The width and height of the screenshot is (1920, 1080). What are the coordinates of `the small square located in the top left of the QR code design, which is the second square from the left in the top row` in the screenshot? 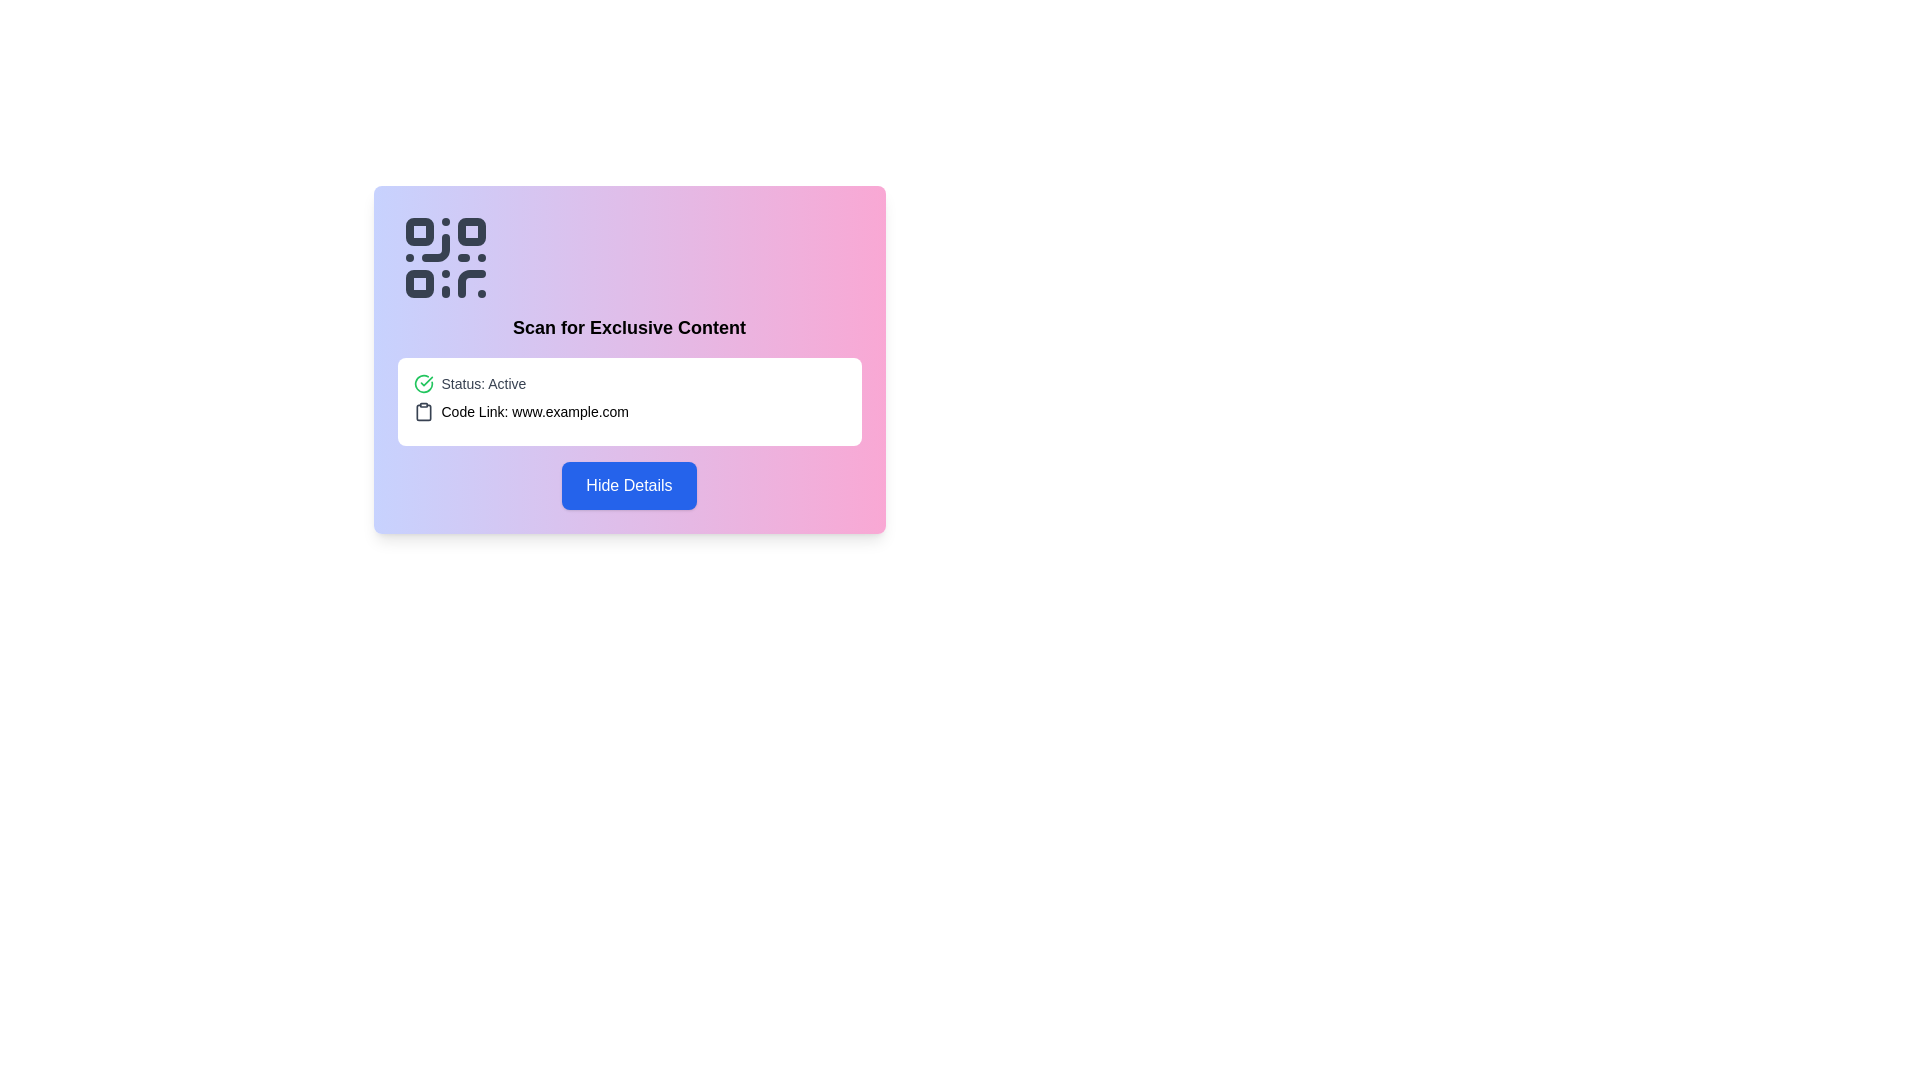 It's located at (470, 230).